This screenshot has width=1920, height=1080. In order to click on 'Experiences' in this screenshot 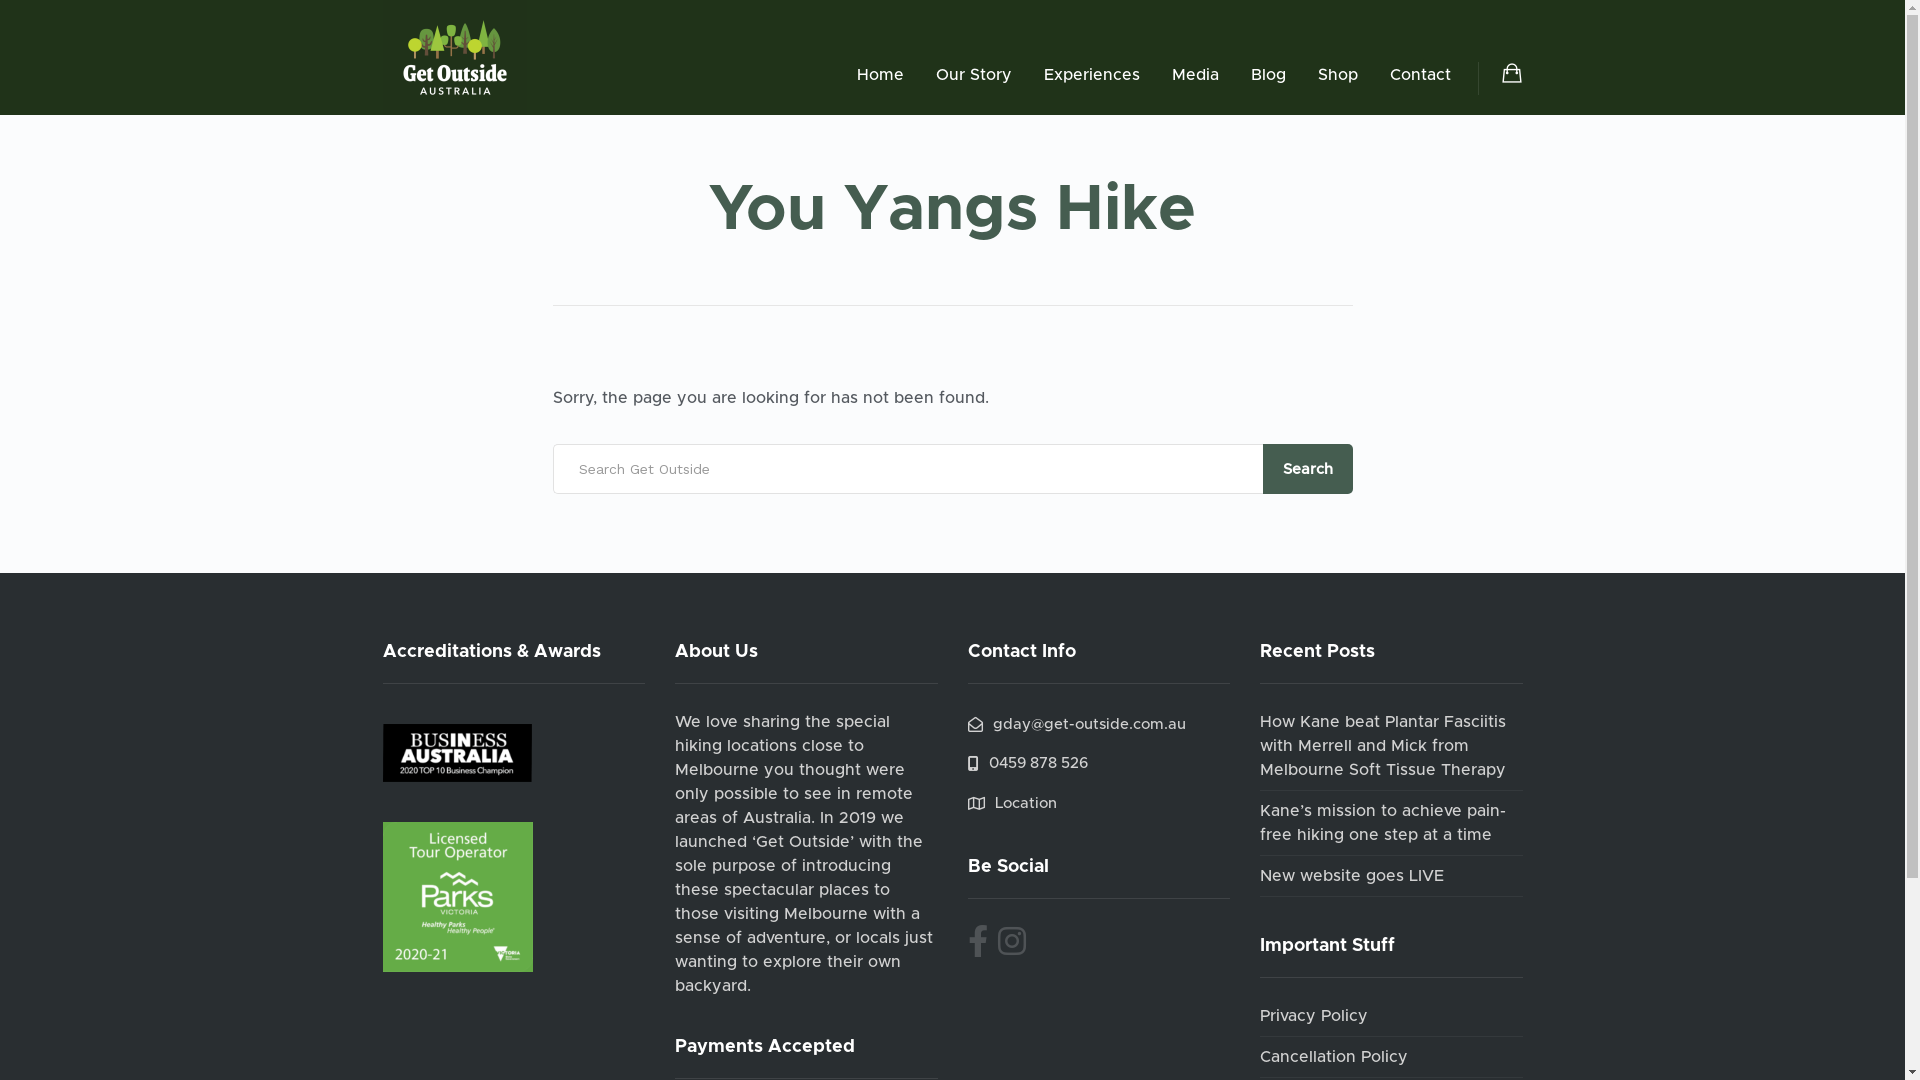, I will do `click(1042, 73)`.